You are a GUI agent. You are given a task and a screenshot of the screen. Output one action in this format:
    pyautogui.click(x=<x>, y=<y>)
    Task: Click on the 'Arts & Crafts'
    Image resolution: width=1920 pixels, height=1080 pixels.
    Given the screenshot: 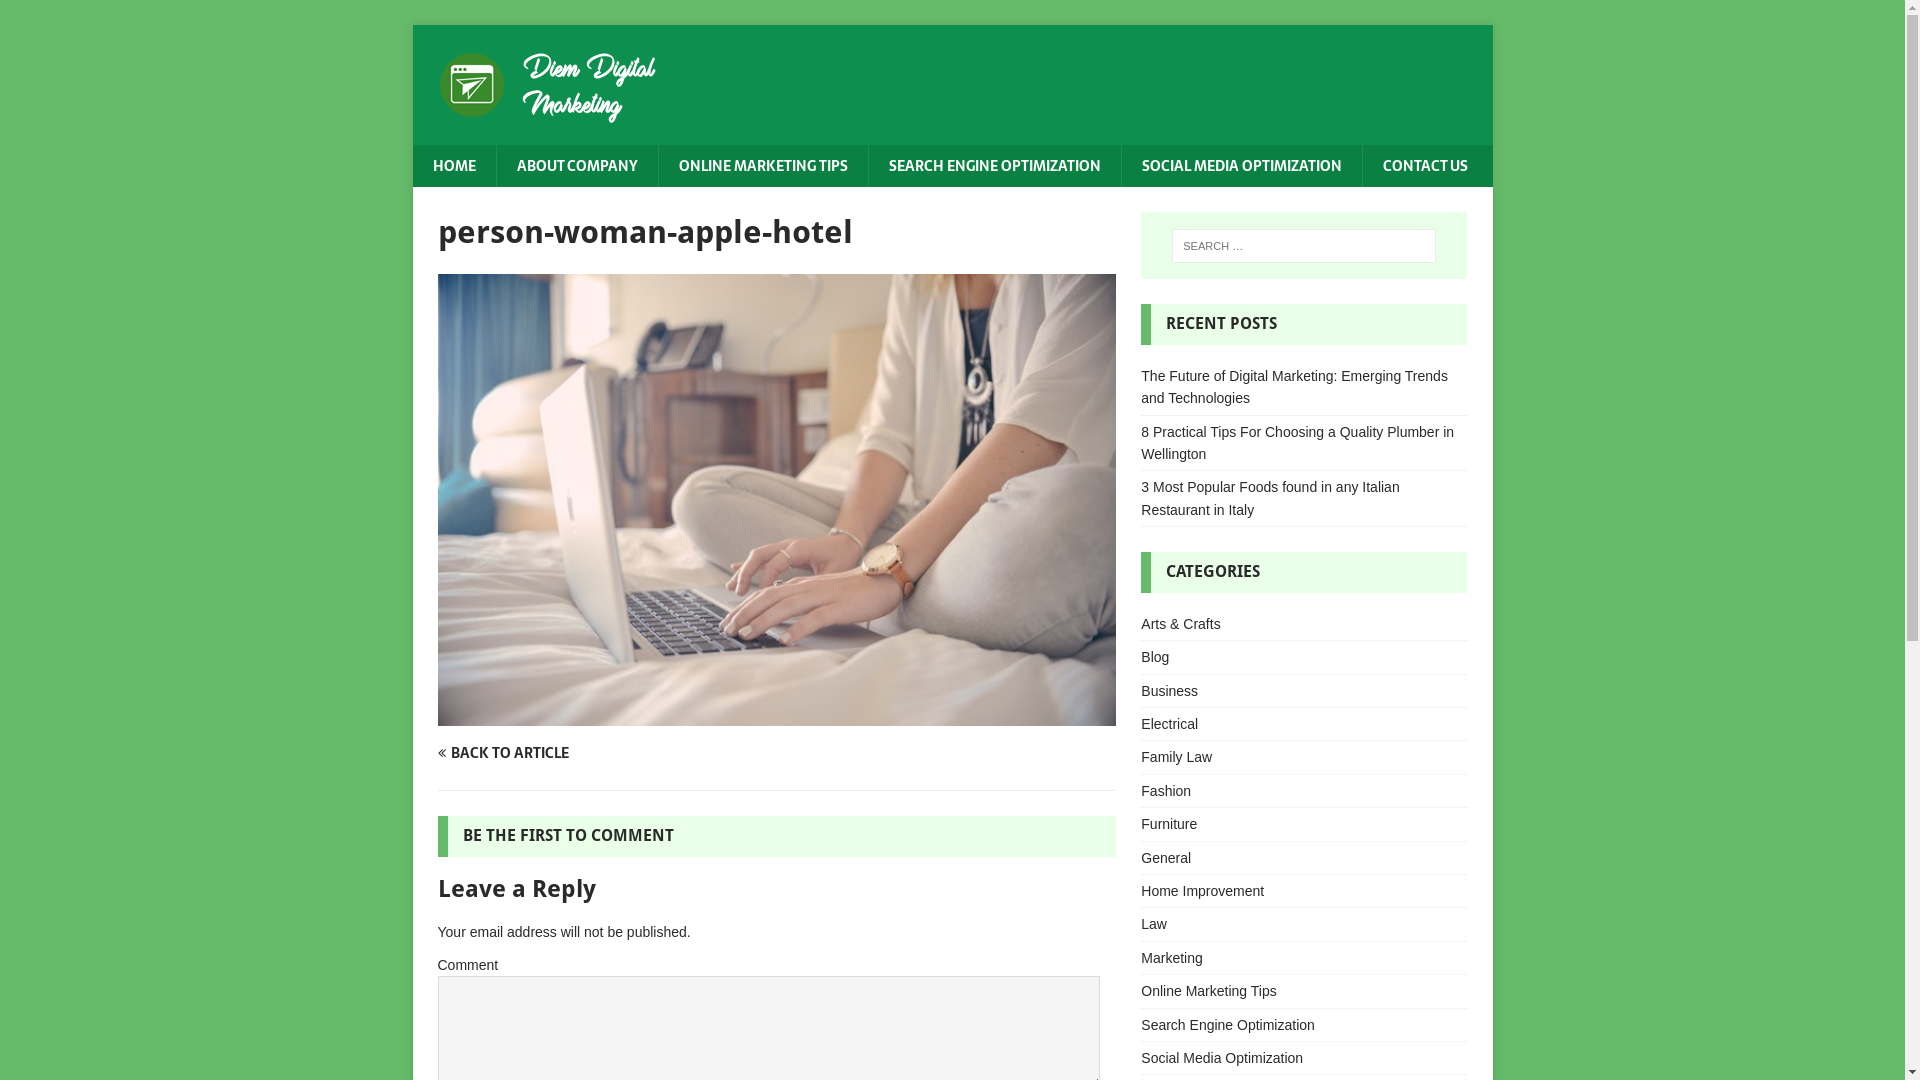 What is the action you would take?
    pyautogui.click(x=1304, y=625)
    